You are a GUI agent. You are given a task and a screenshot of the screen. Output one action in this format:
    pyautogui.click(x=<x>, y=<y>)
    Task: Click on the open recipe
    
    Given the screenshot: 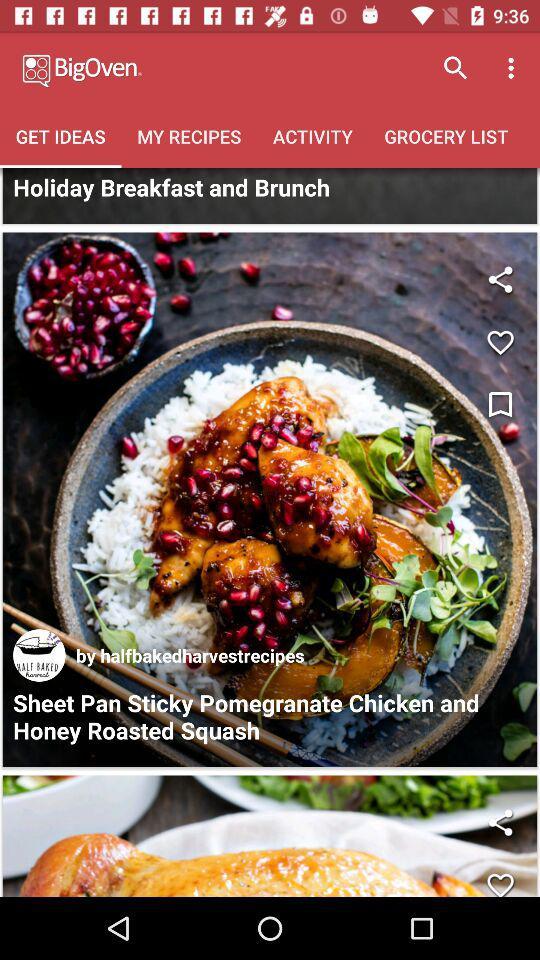 What is the action you would take?
    pyautogui.click(x=270, y=498)
    